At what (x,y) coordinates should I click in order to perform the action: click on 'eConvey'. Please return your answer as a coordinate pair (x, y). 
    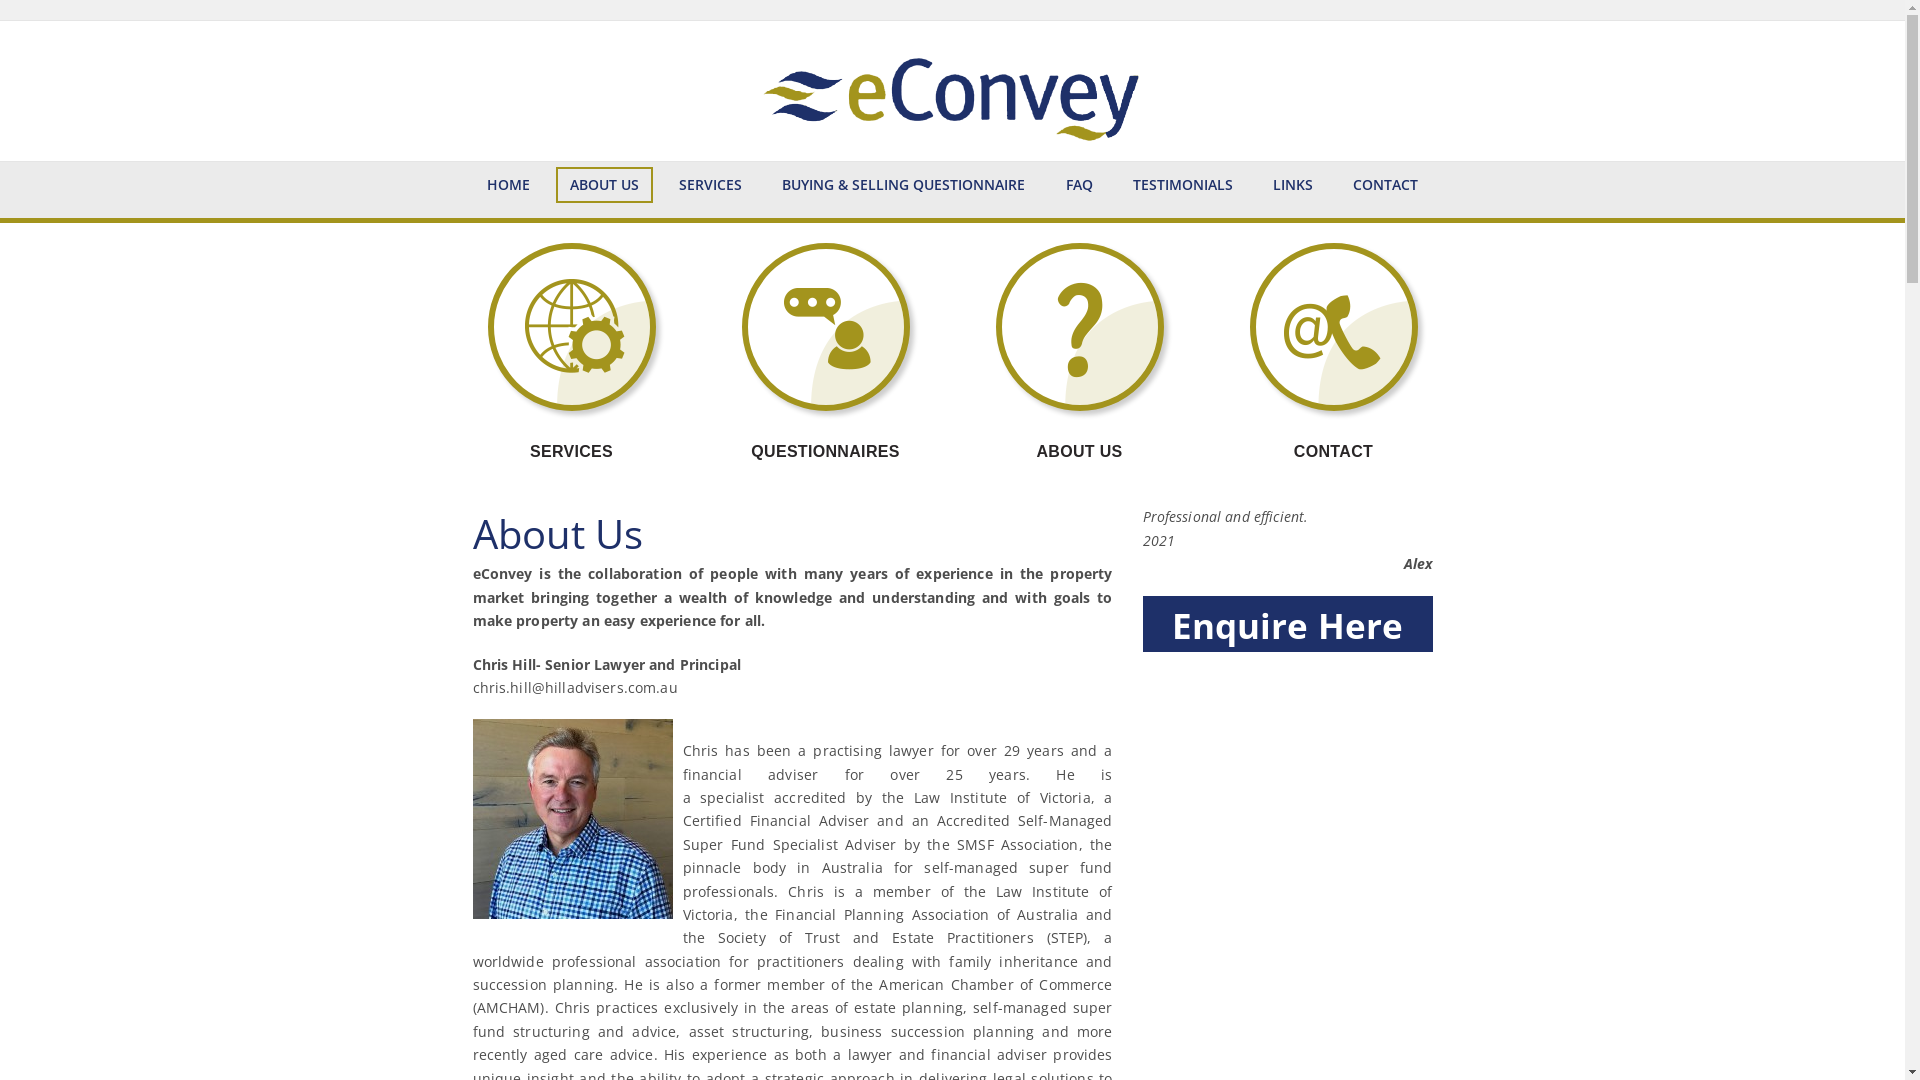
    Looking at the image, I should click on (950, 91).